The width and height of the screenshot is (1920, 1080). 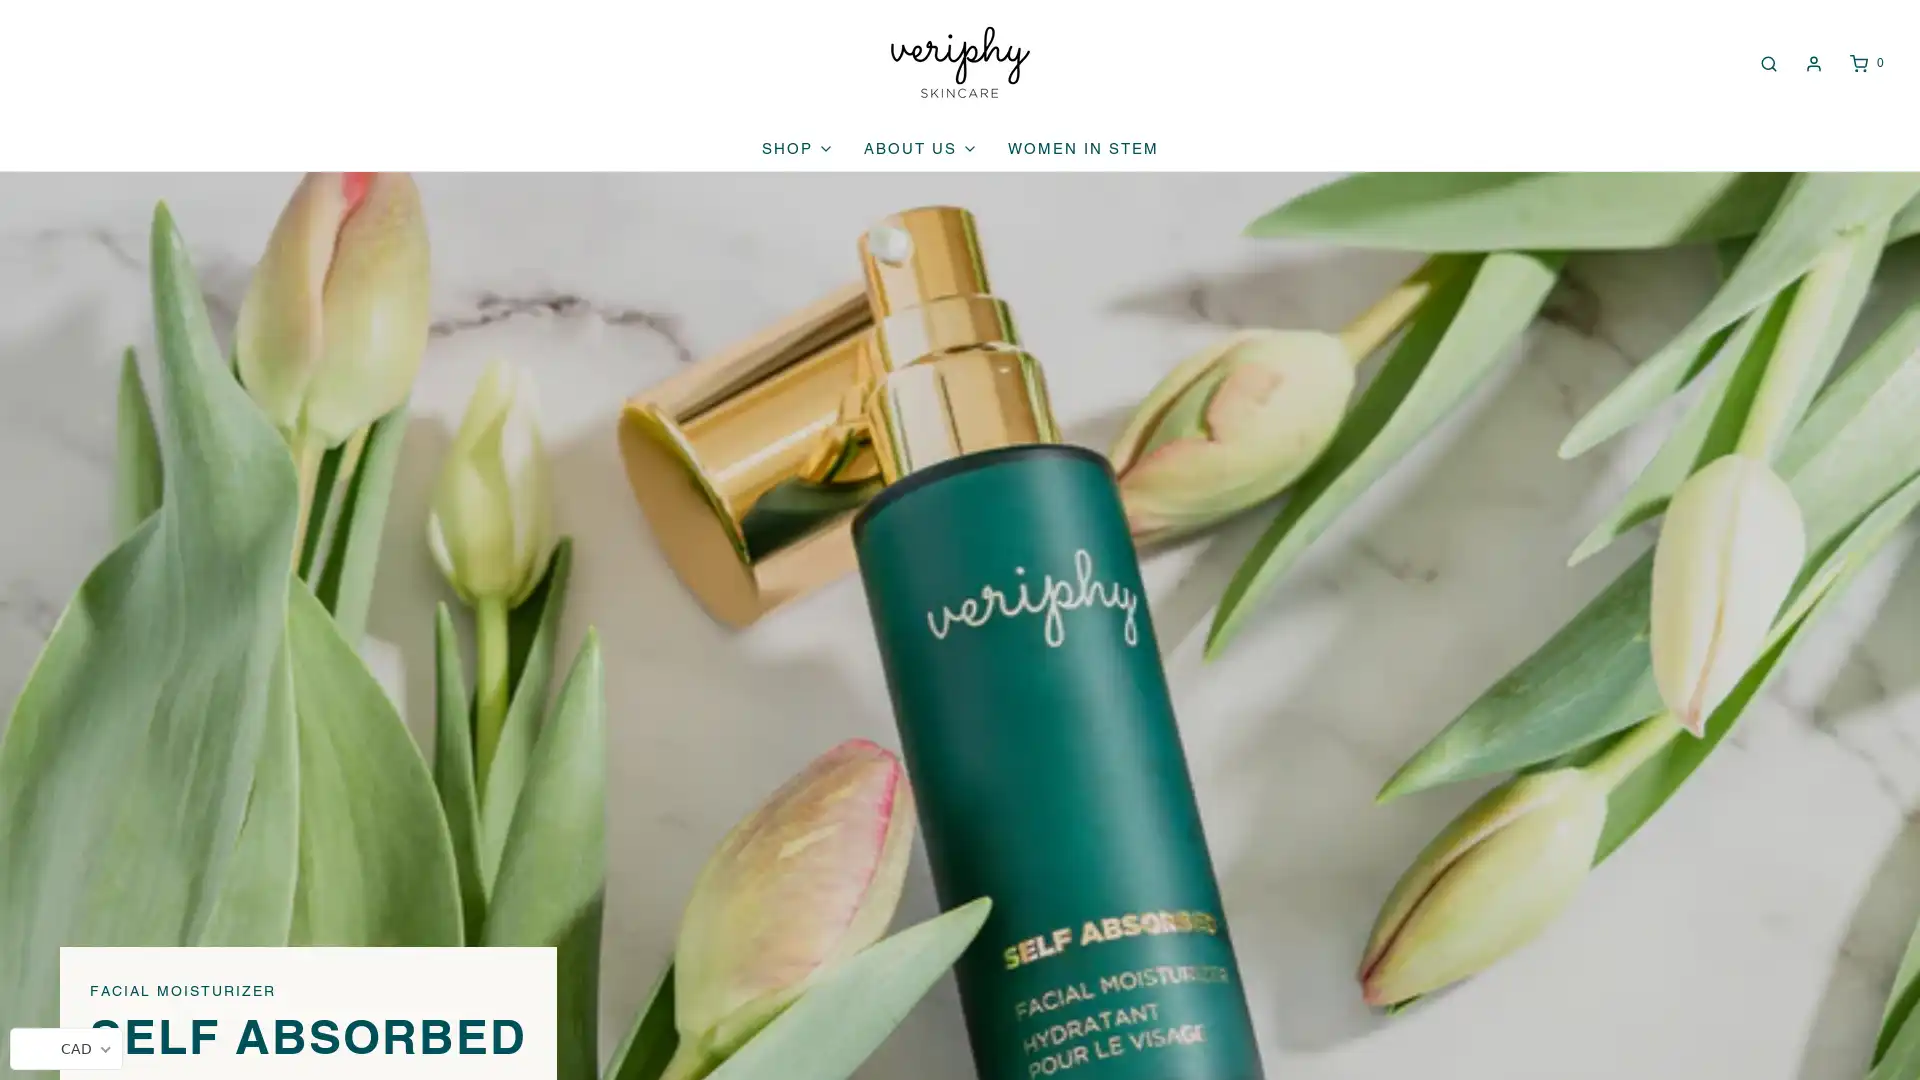 What do you see at coordinates (1864, 61) in the screenshot?
I see `Open cart sidebar` at bounding box center [1864, 61].